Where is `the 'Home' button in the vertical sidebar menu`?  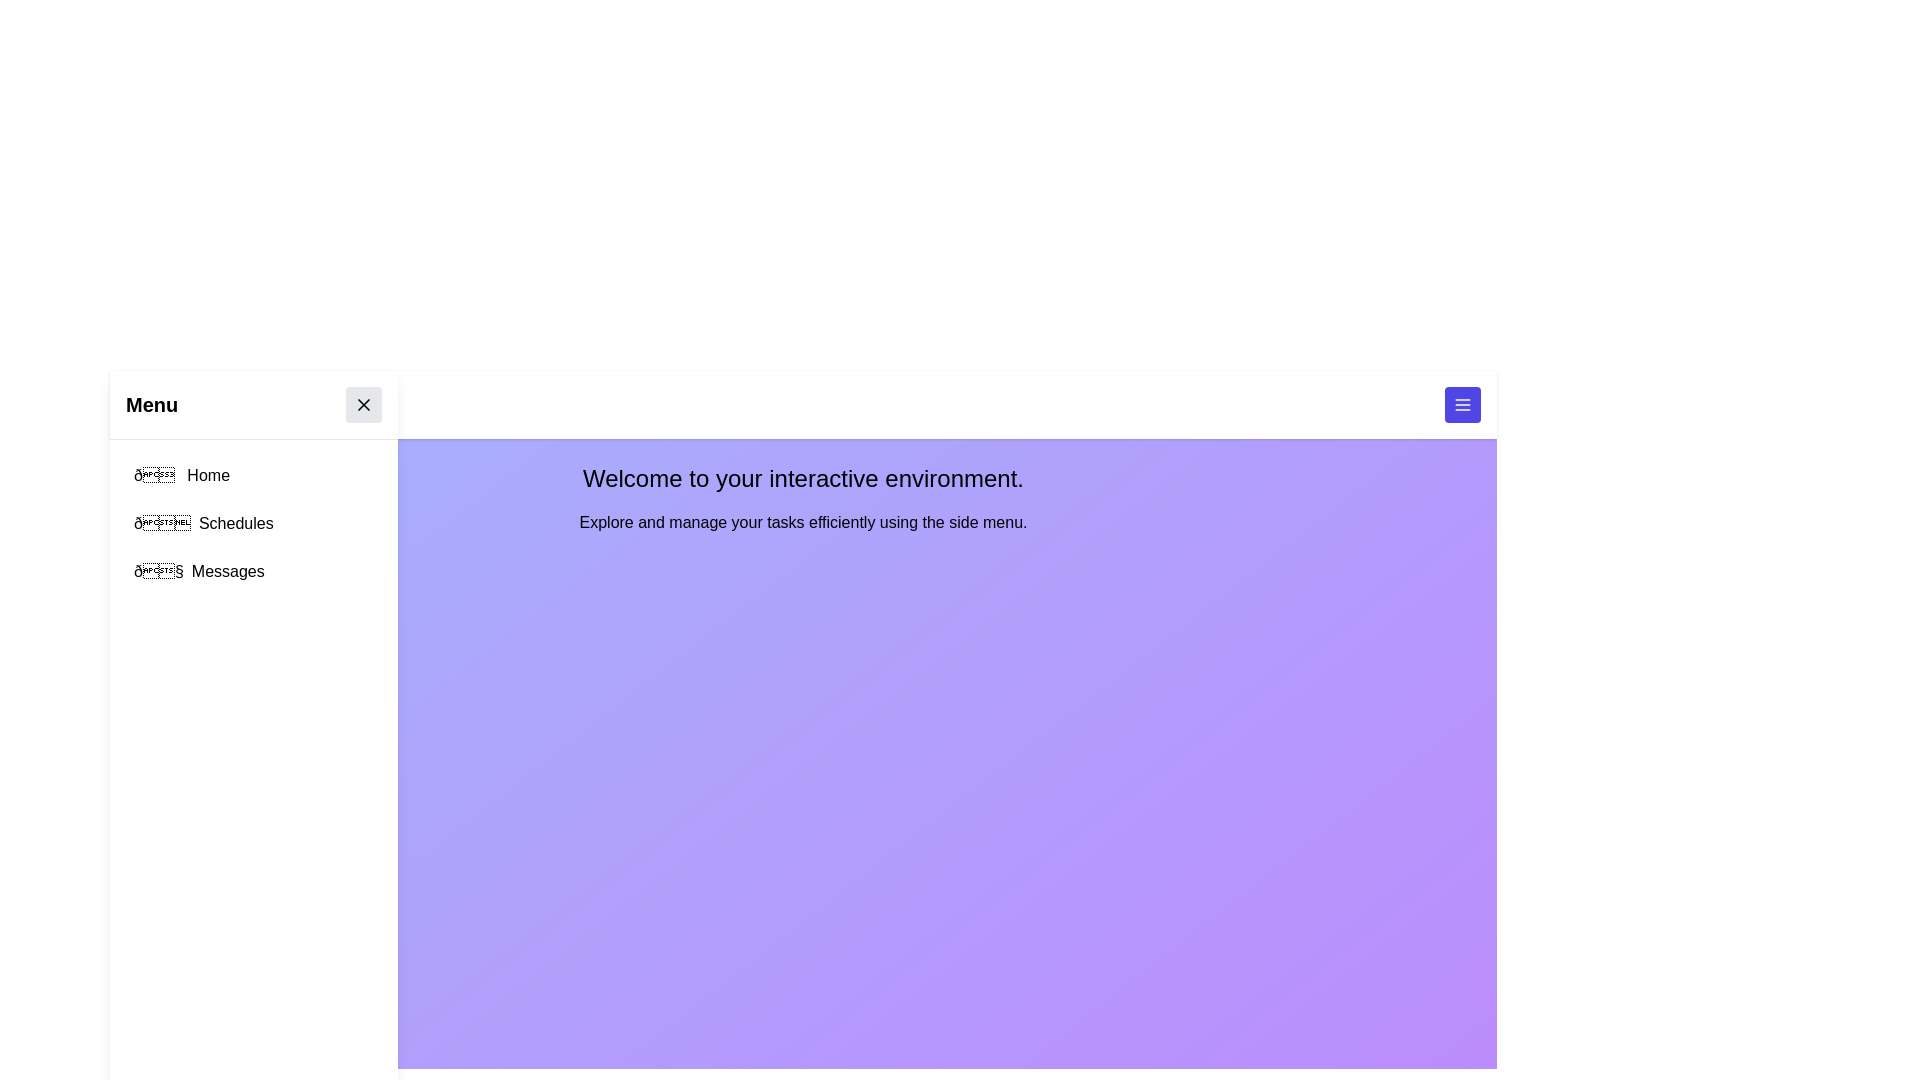
the 'Home' button in the vertical sidebar menu is located at coordinates (253, 475).